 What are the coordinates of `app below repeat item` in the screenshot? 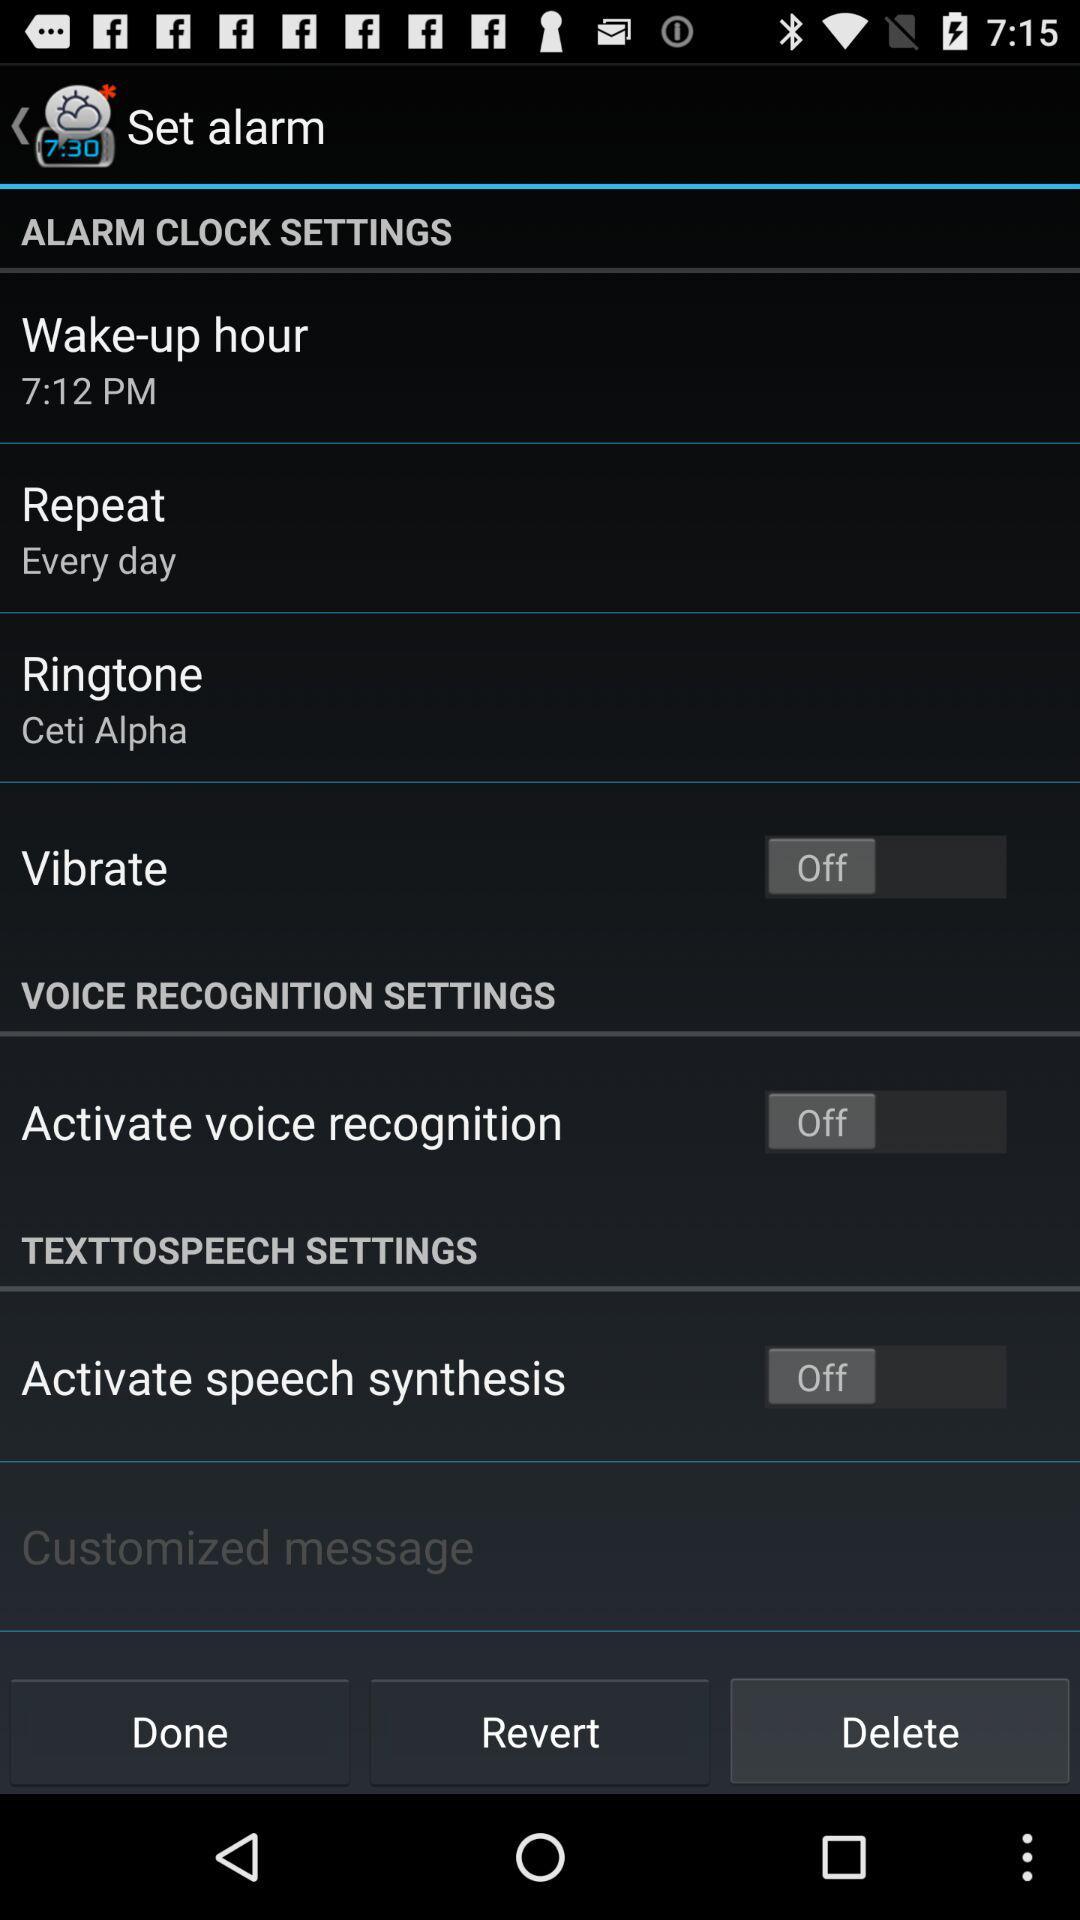 It's located at (98, 559).